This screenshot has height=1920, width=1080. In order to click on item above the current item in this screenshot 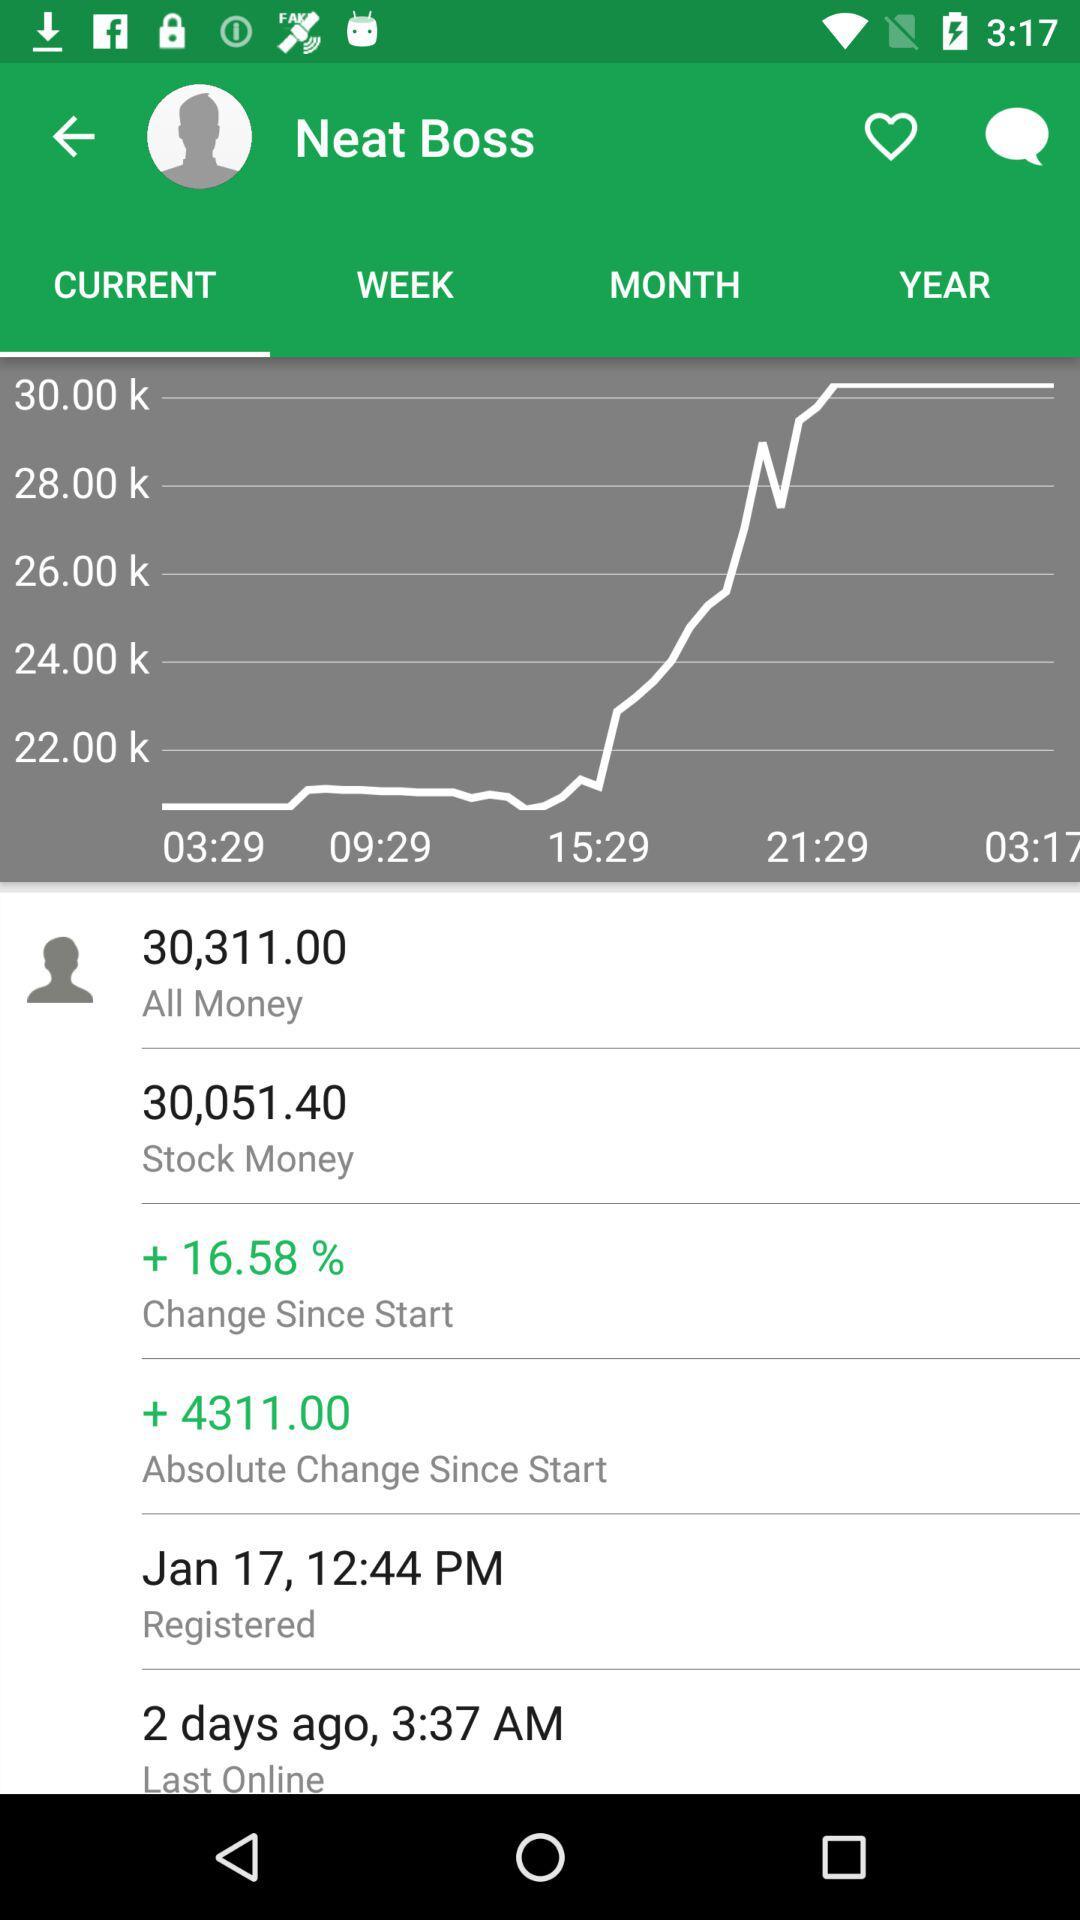, I will do `click(72, 135)`.